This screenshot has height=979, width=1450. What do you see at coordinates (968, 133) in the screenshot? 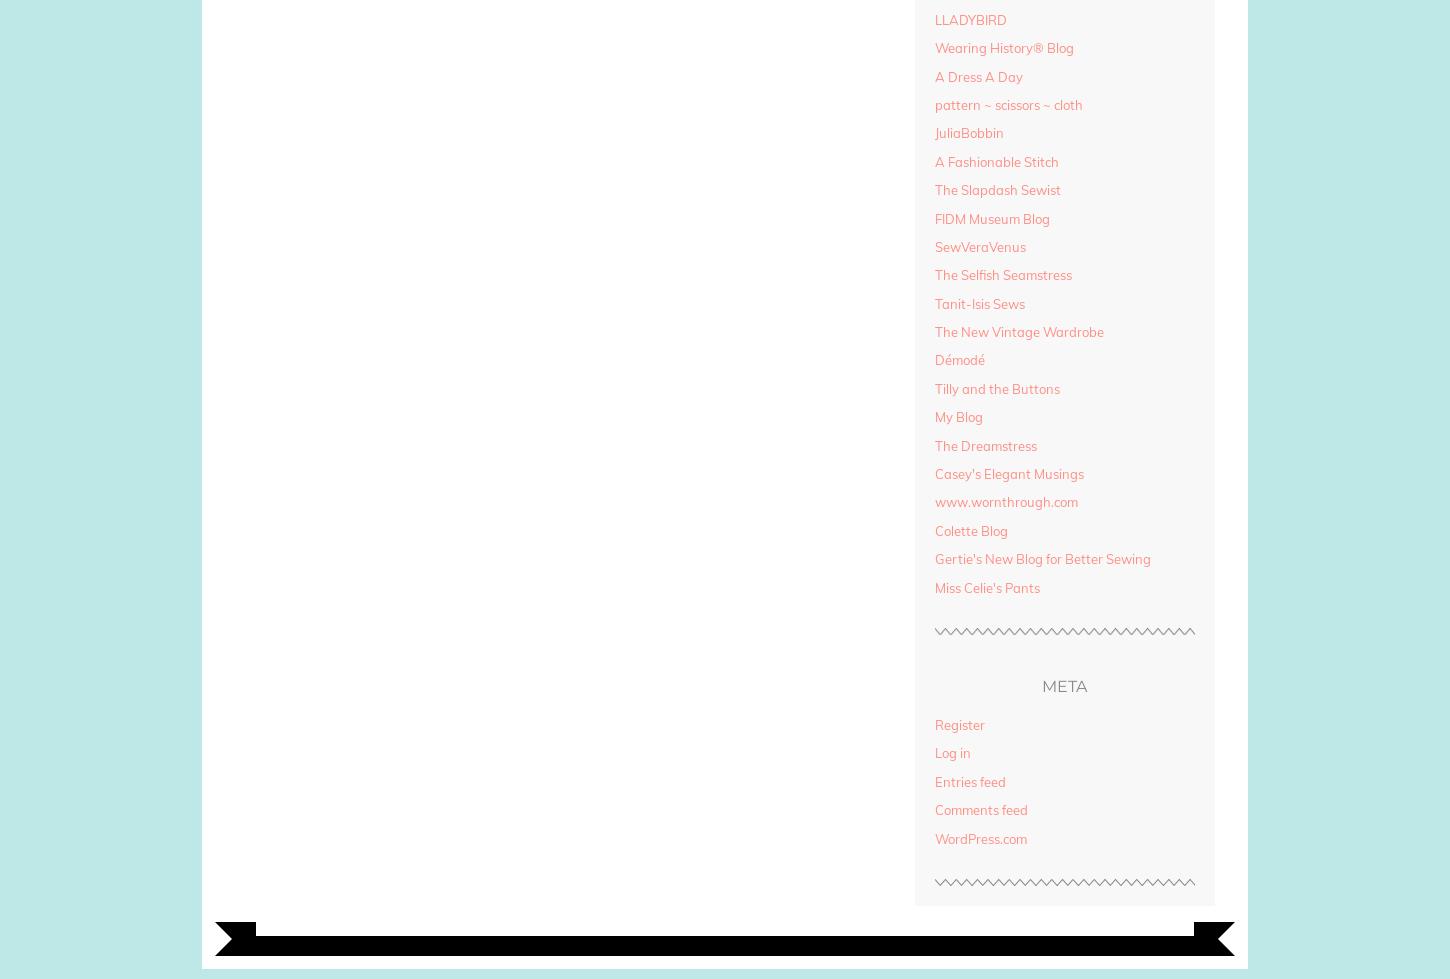
I see `'JuliaBobbin'` at bounding box center [968, 133].